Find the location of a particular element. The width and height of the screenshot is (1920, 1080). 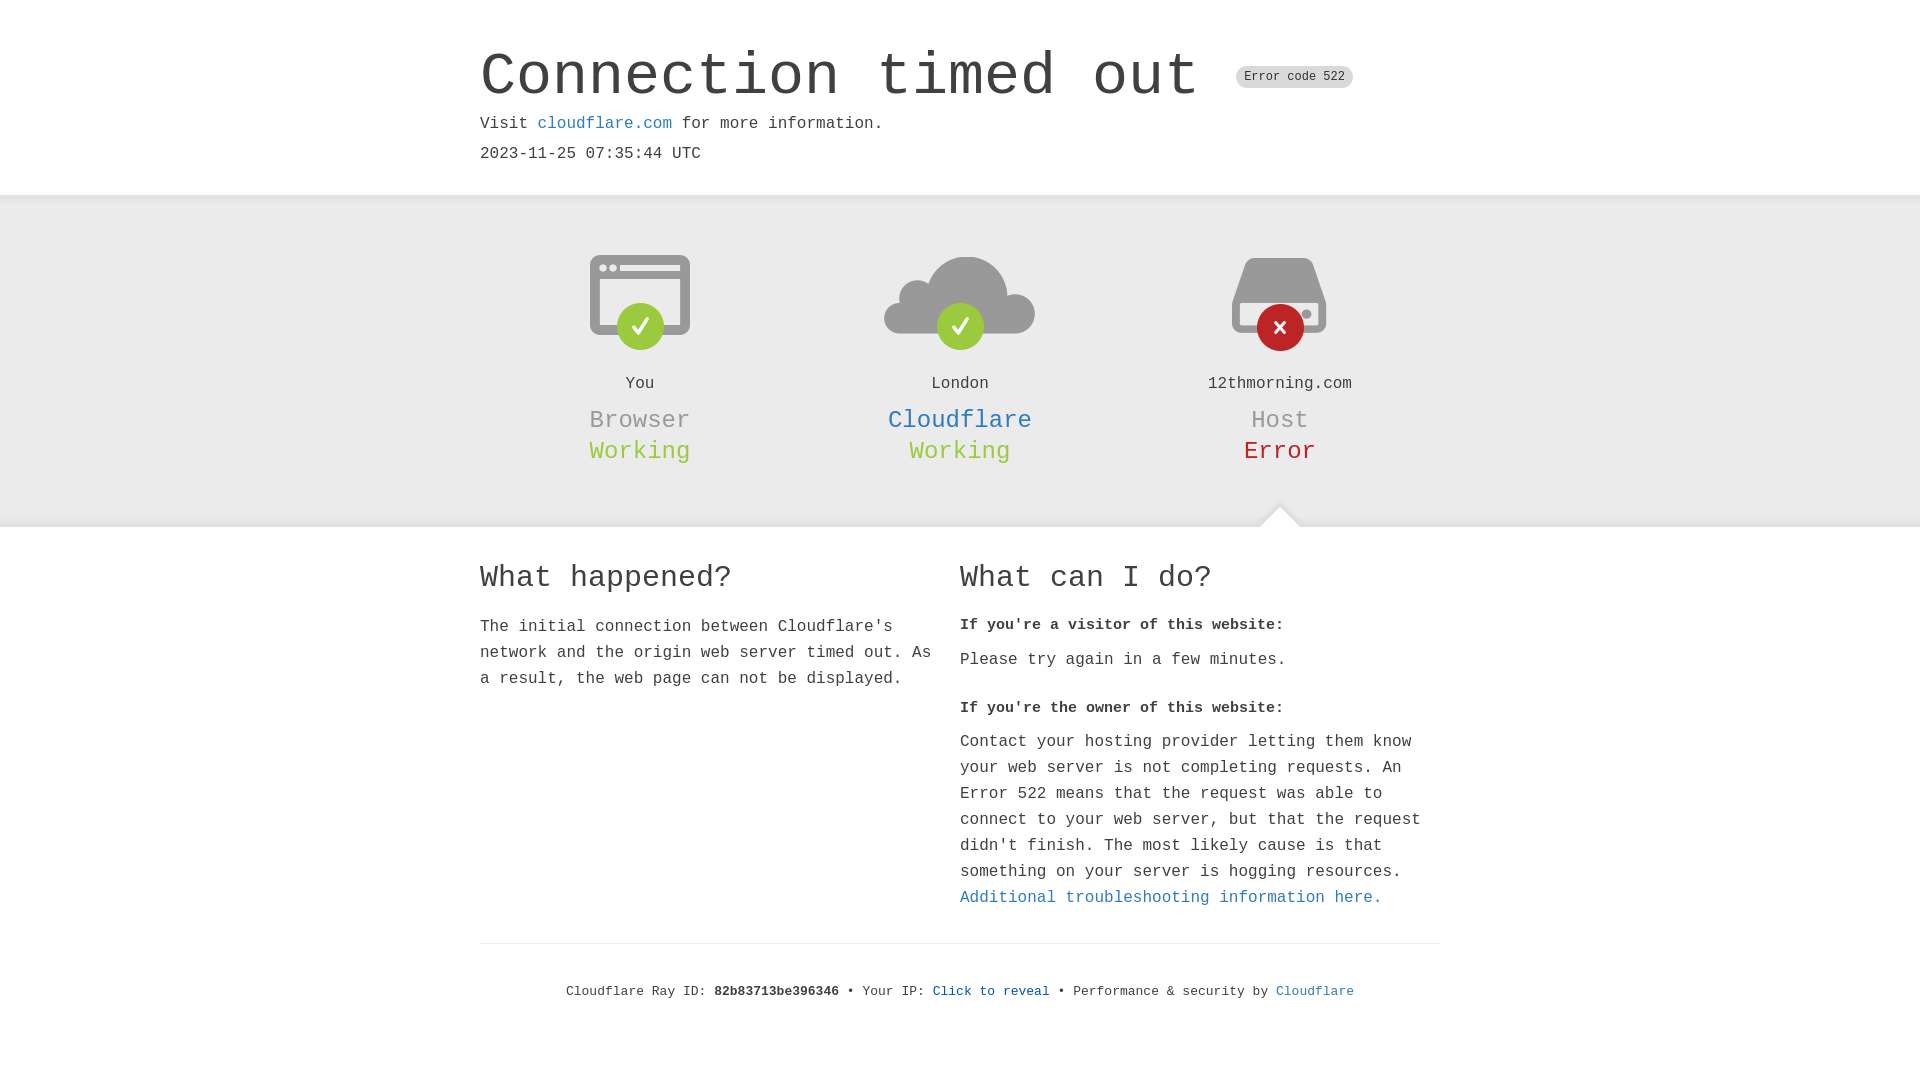

'Click to reveal' is located at coordinates (931, 991).